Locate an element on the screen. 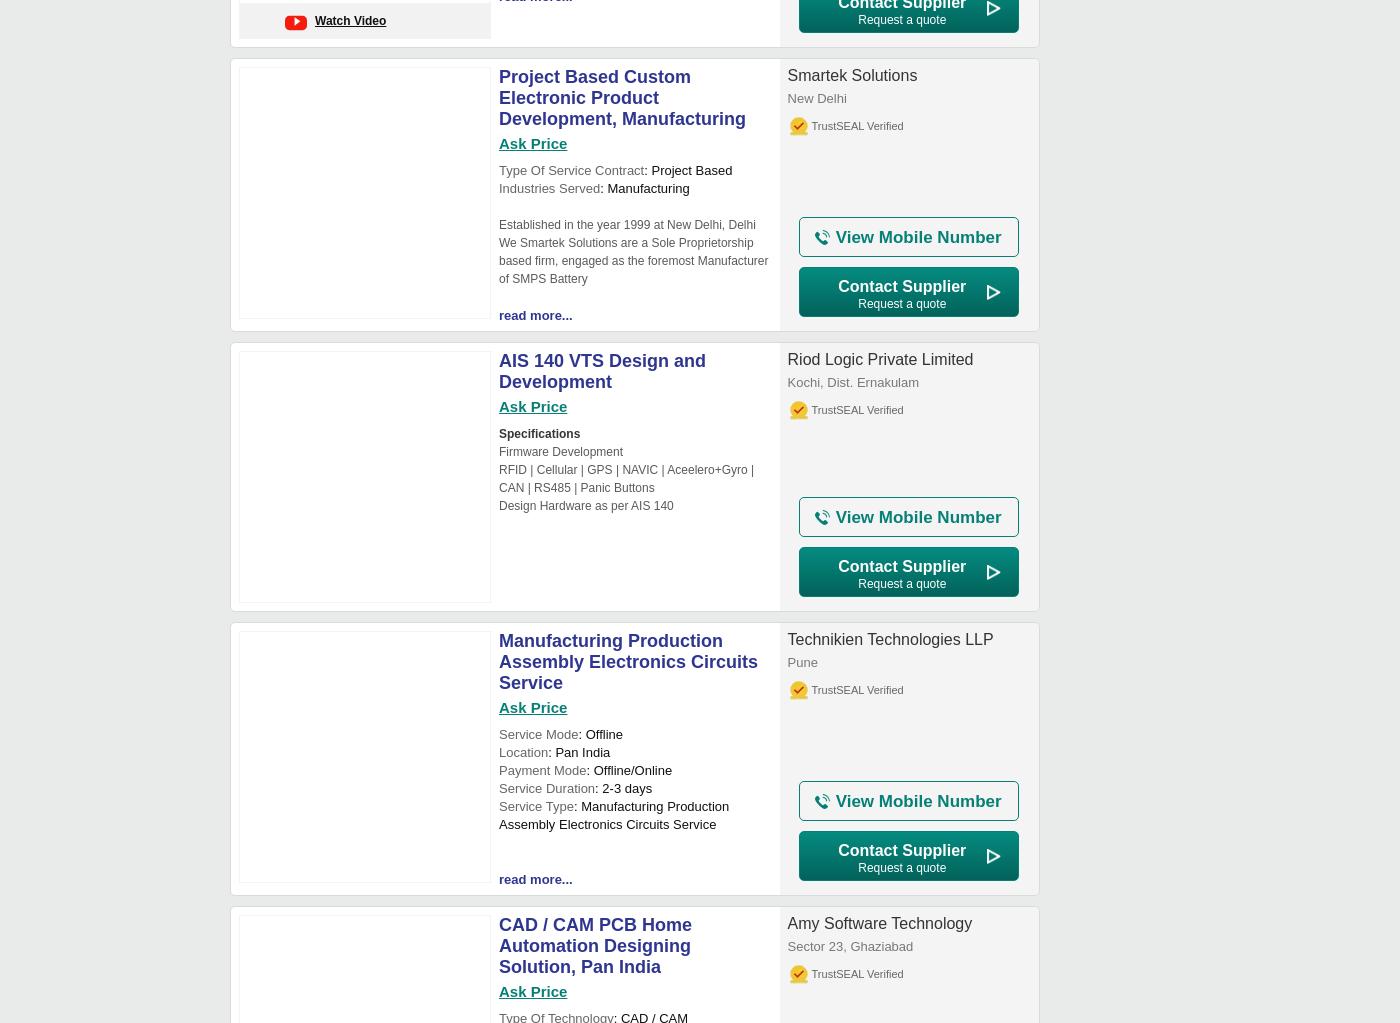 This screenshot has height=1023, width=1400. ':  2-3 days' is located at coordinates (623, 788).